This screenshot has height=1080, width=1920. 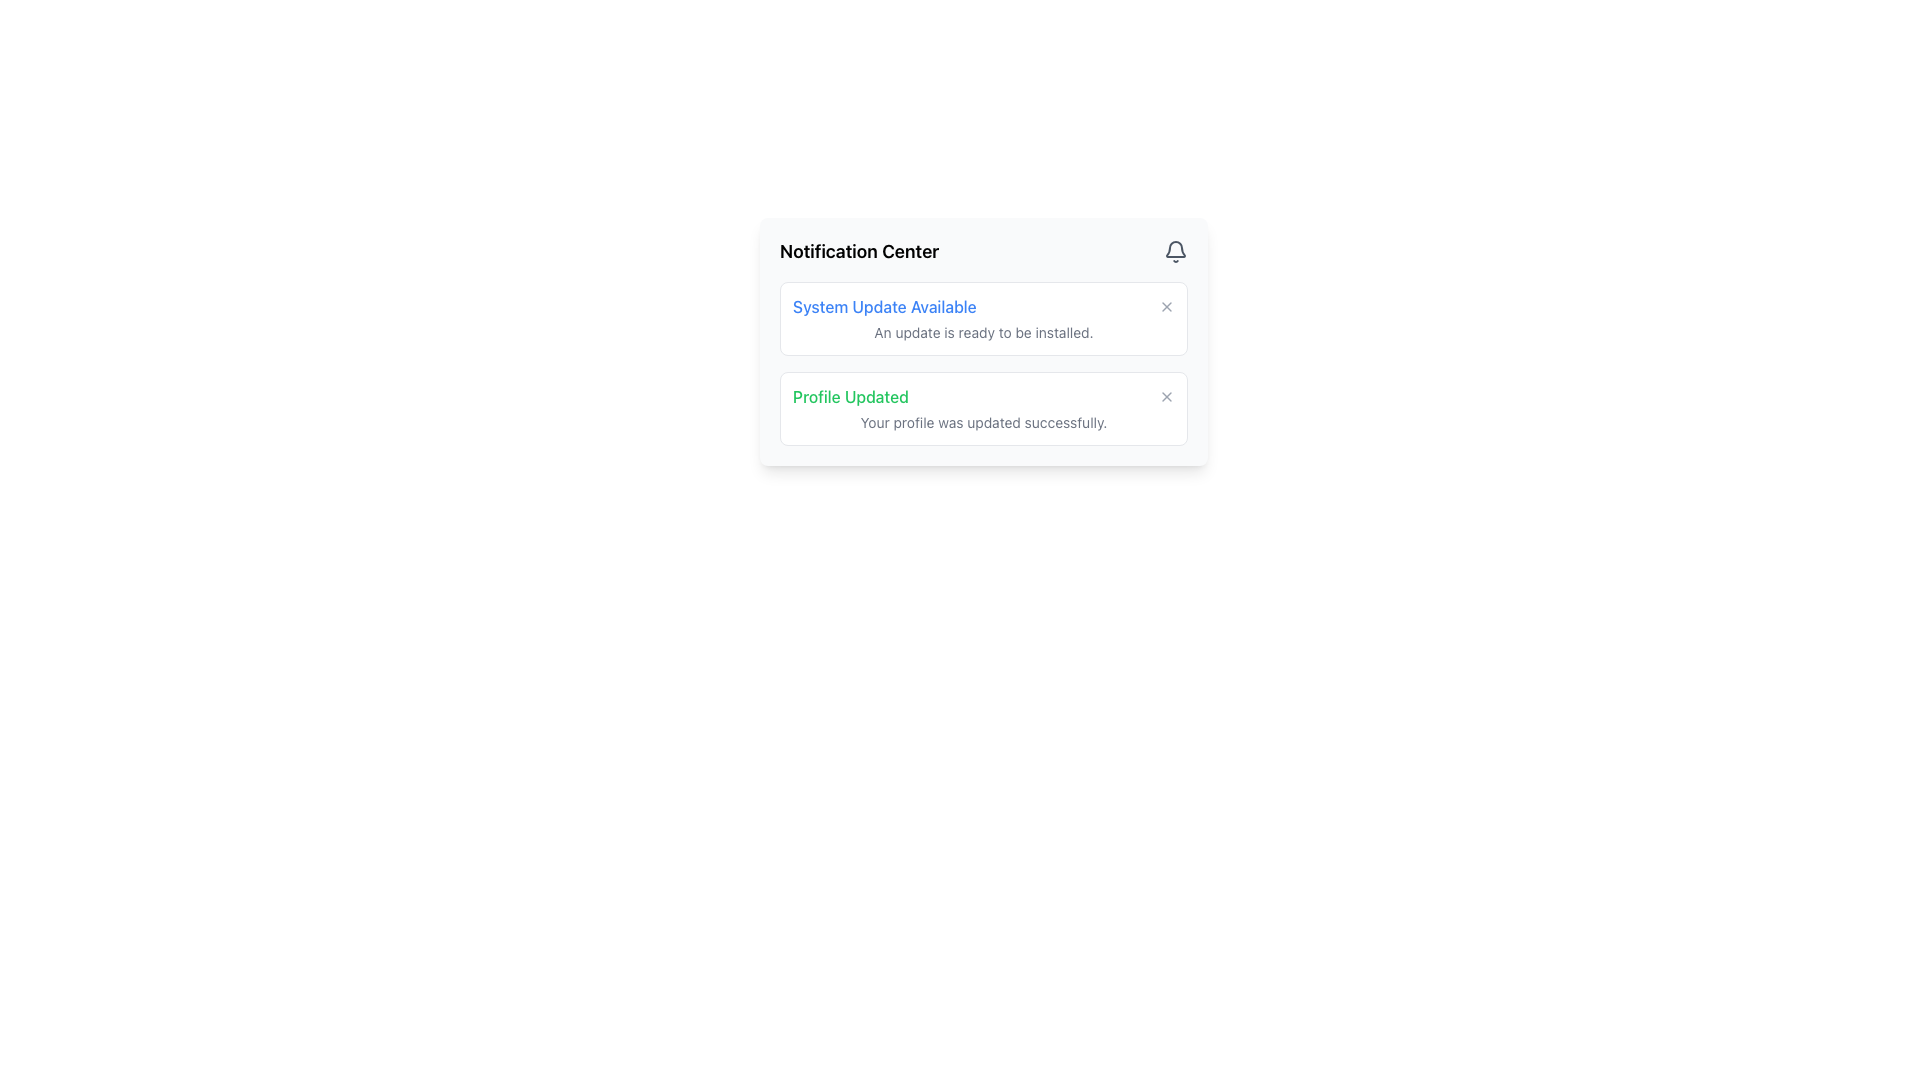 What do you see at coordinates (983, 318) in the screenshot?
I see `notification text displayed in the top notification message of the notification center card, located just below the title 'Notification Center'` at bounding box center [983, 318].